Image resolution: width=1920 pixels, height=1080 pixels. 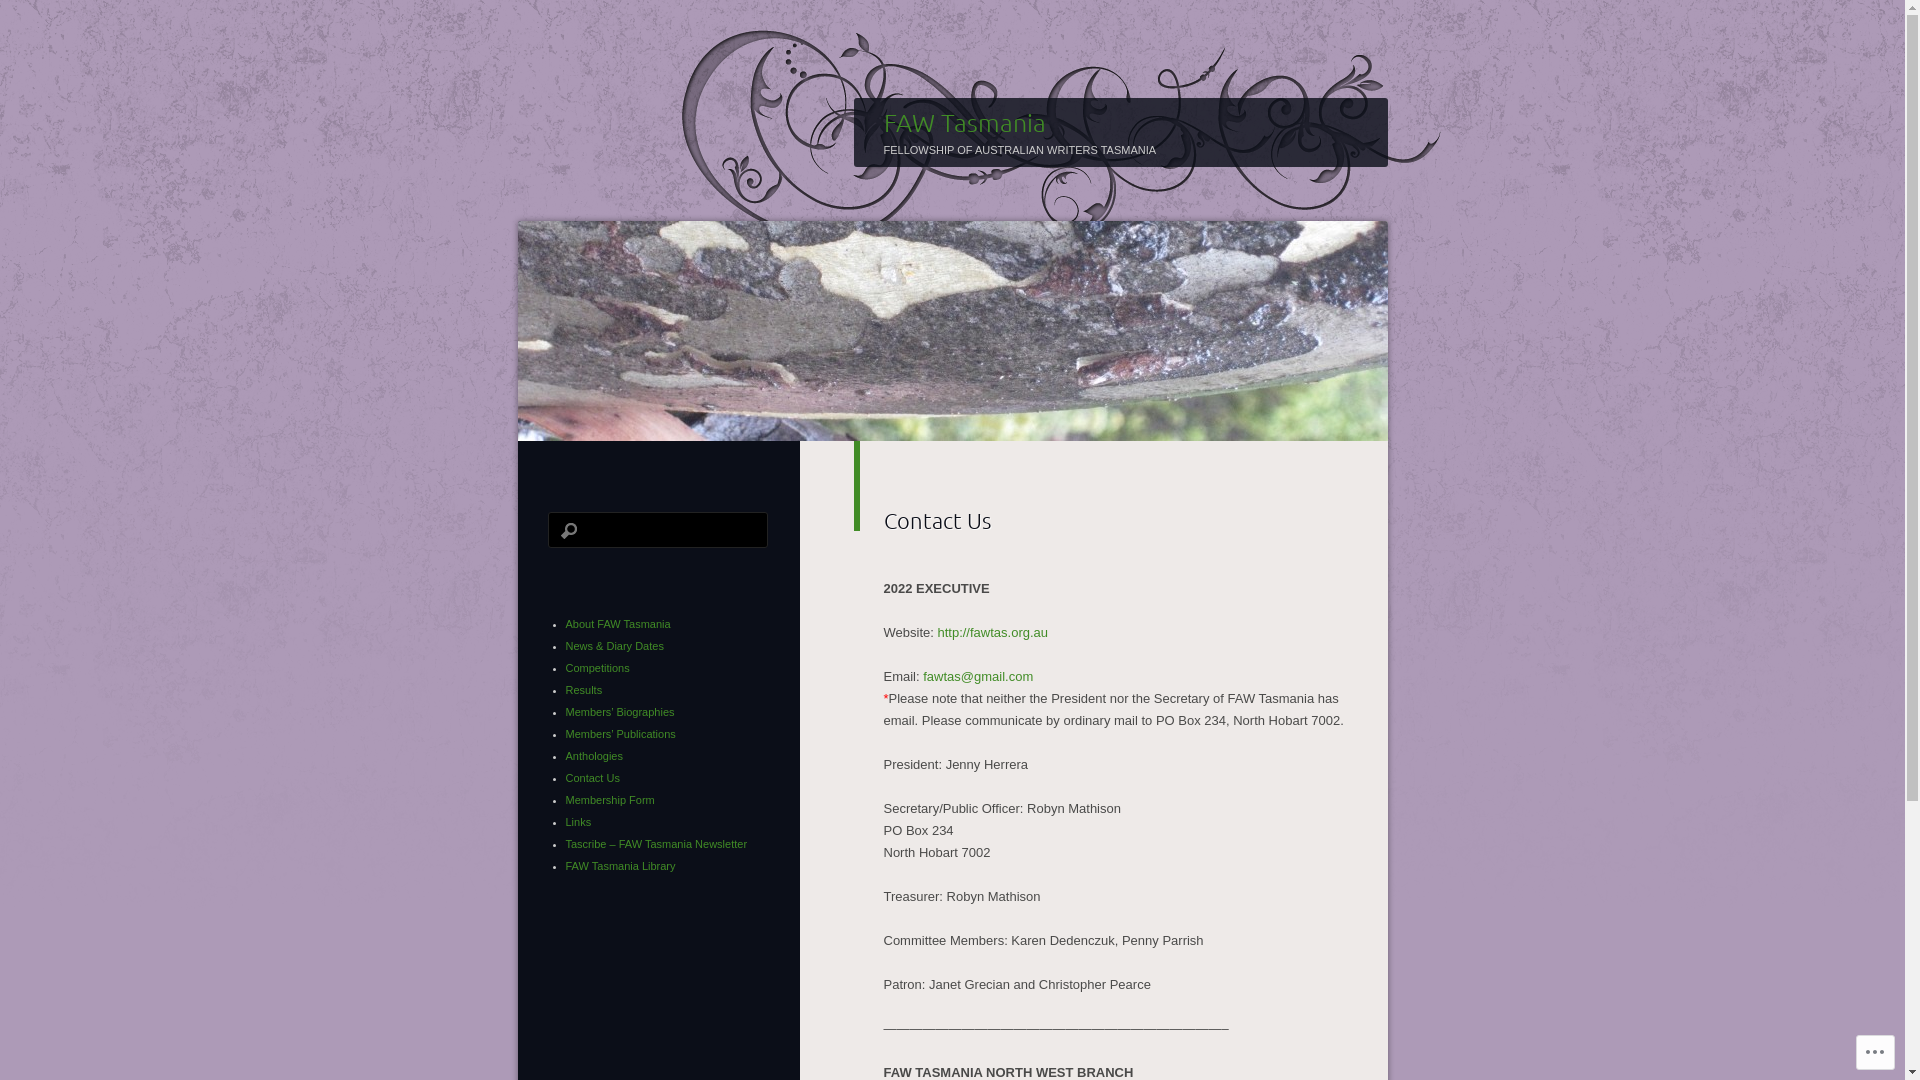 What do you see at coordinates (565, 645) in the screenshot?
I see `'News & Diary Dates'` at bounding box center [565, 645].